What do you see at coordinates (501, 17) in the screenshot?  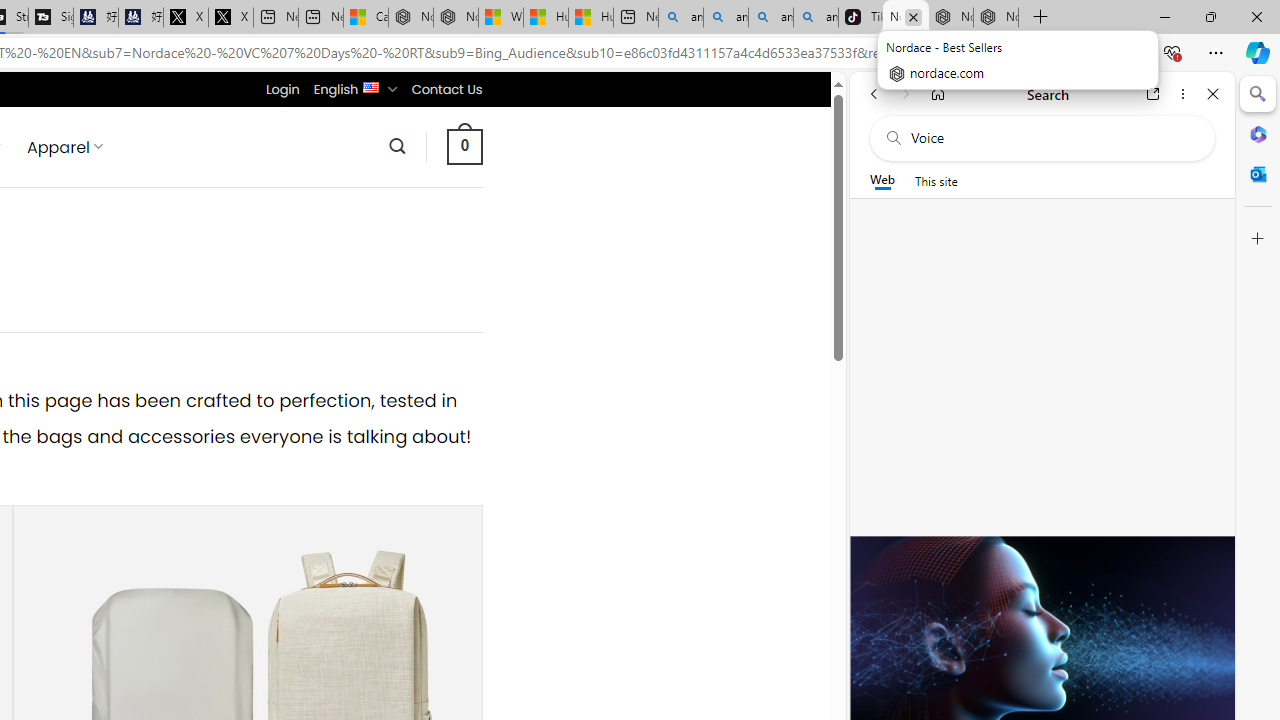 I see `'Wildlife - MSN'` at bounding box center [501, 17].